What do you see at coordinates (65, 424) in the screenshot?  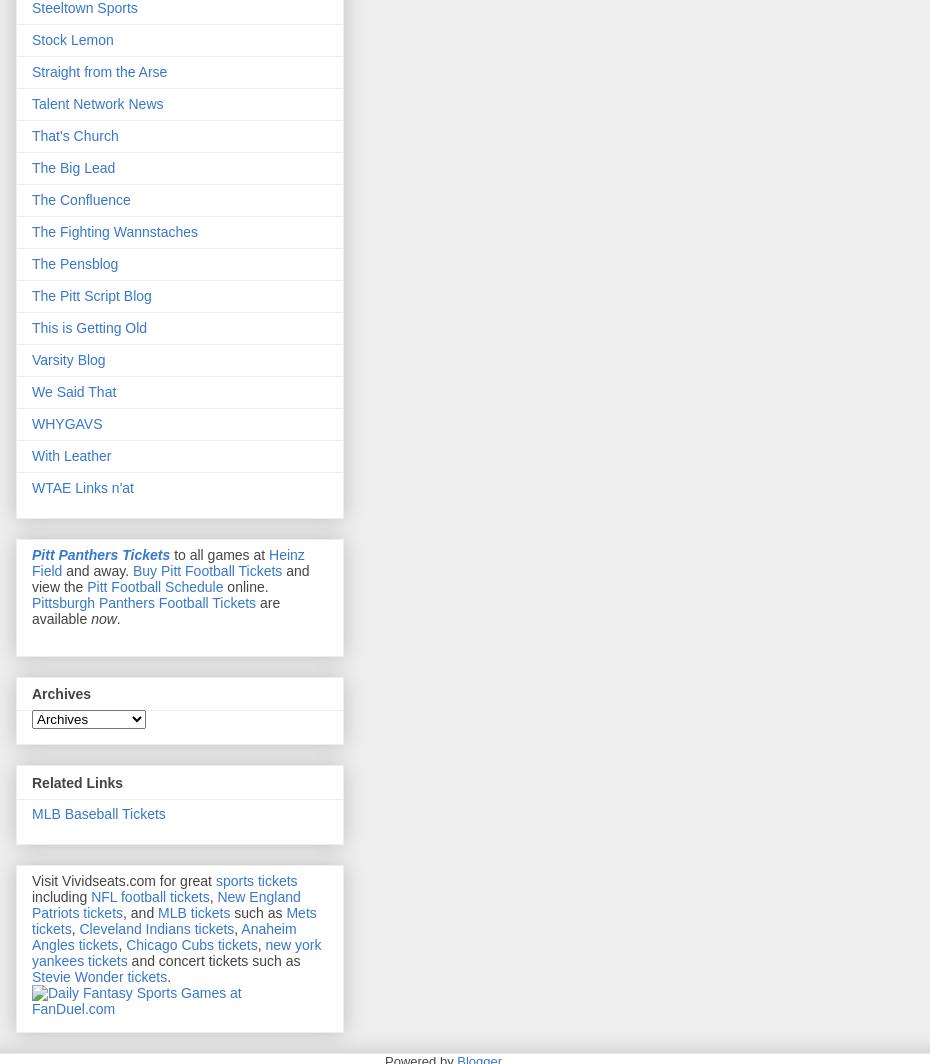 I see `'WHYGAVS'` at bounding box center [65, 424].